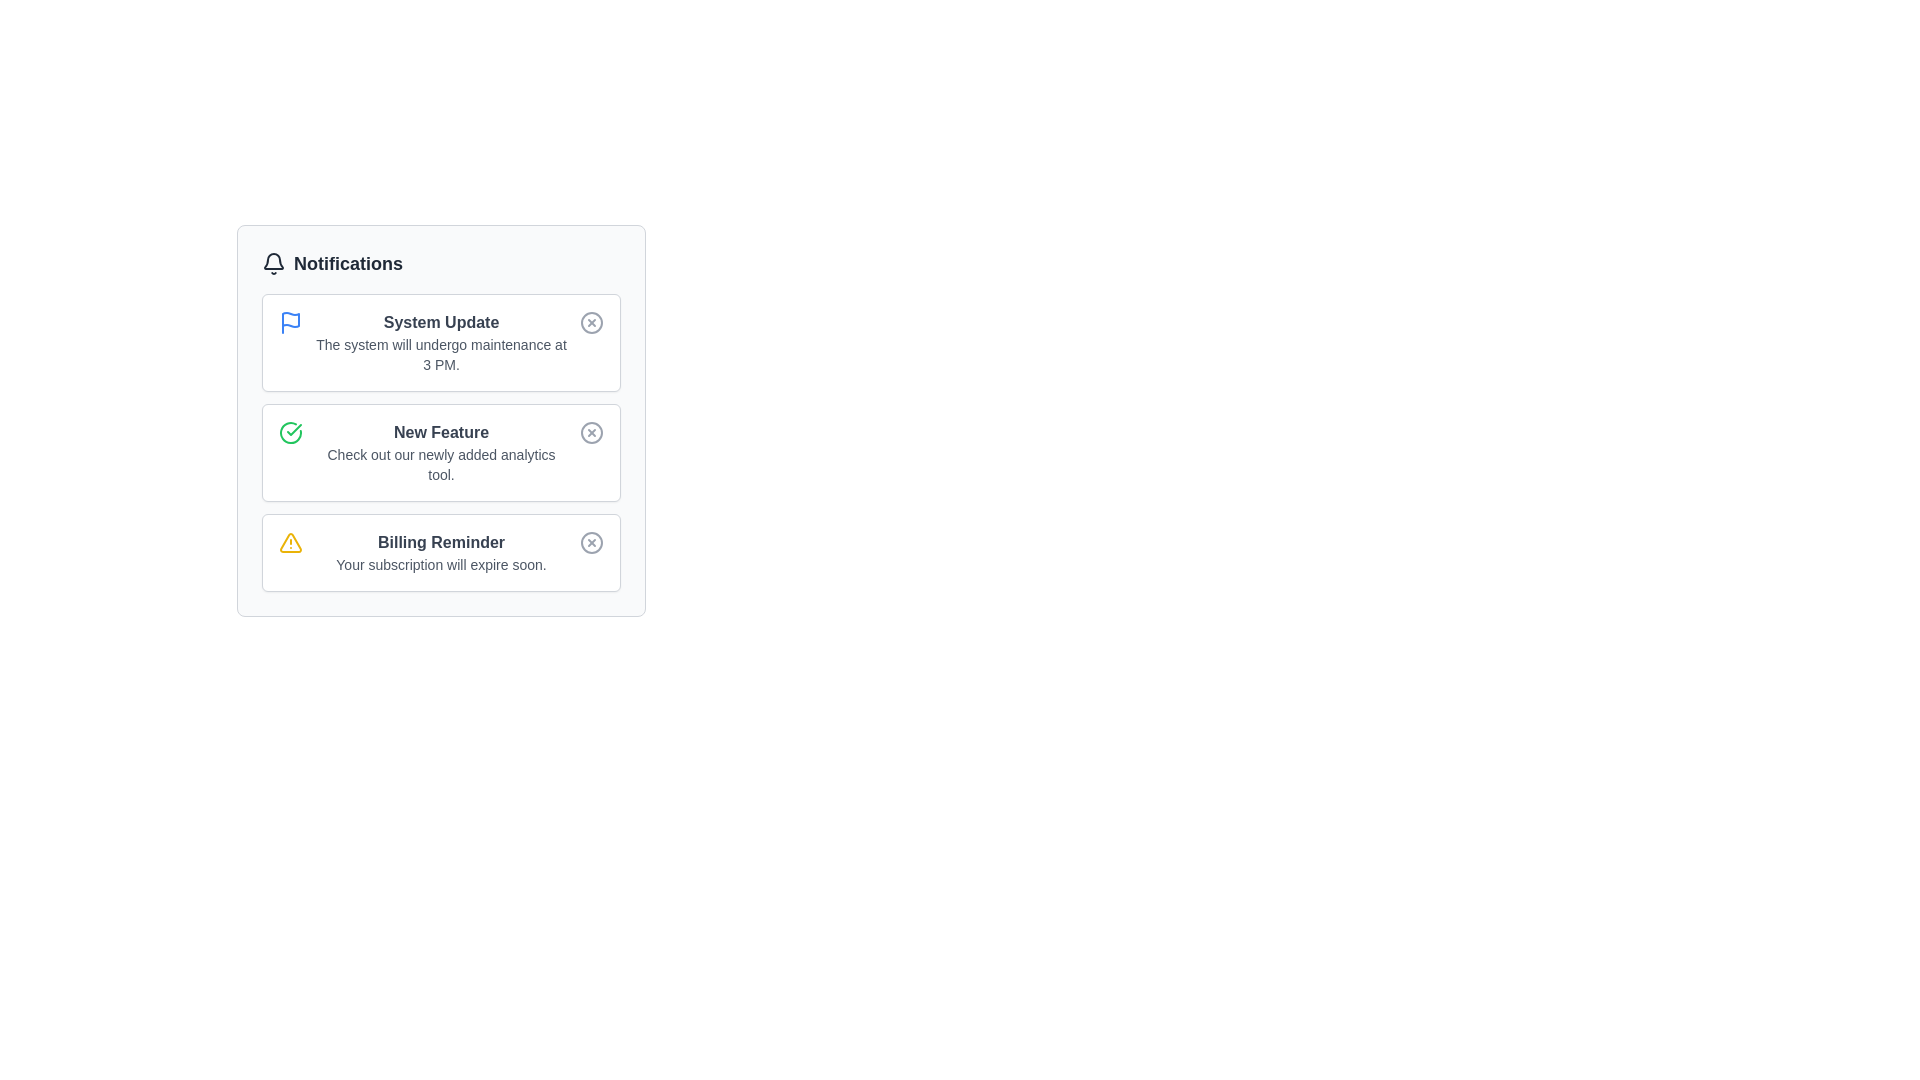 The image size is (1920, 1080). I want to click on the bell icon representing notifications, which is located to the left of the text labeled 'Notifications', so click(272, 262).